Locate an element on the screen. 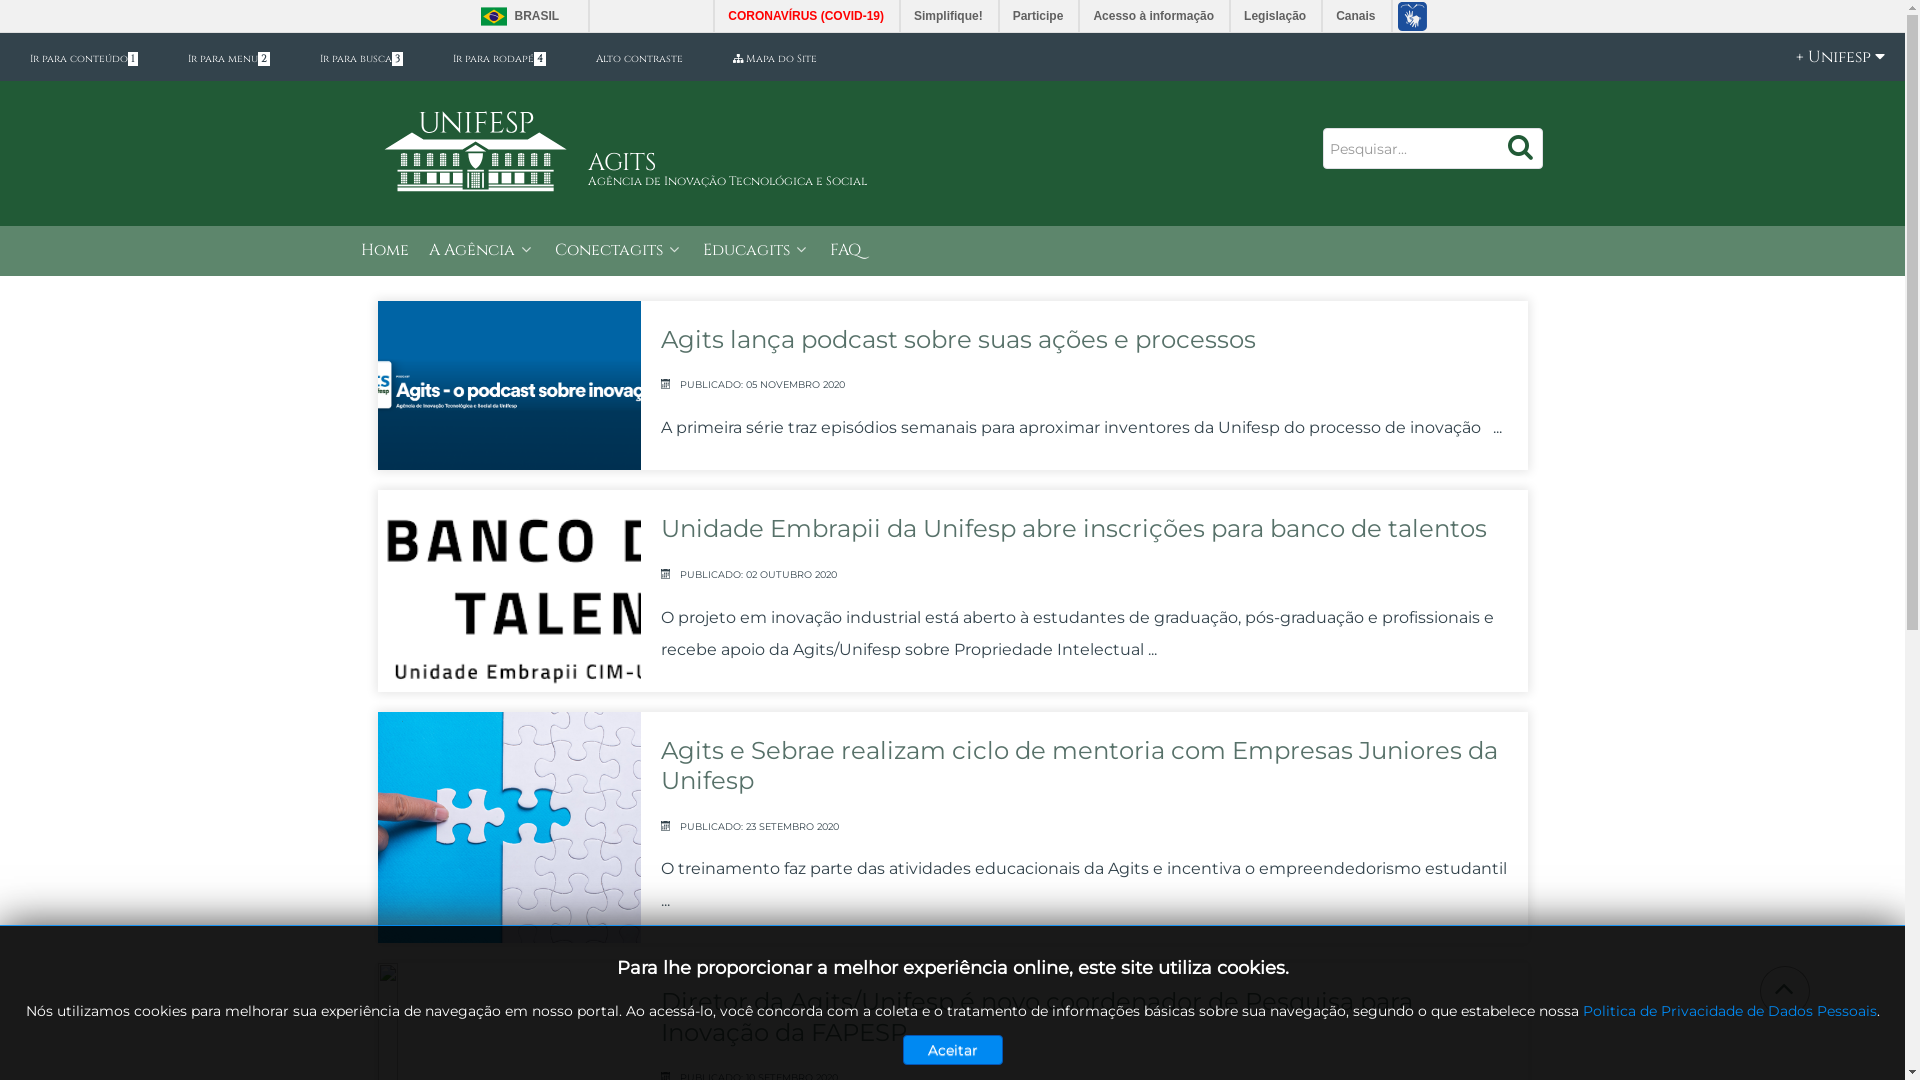  'Conectagits' is located at coordinates (617, 250).